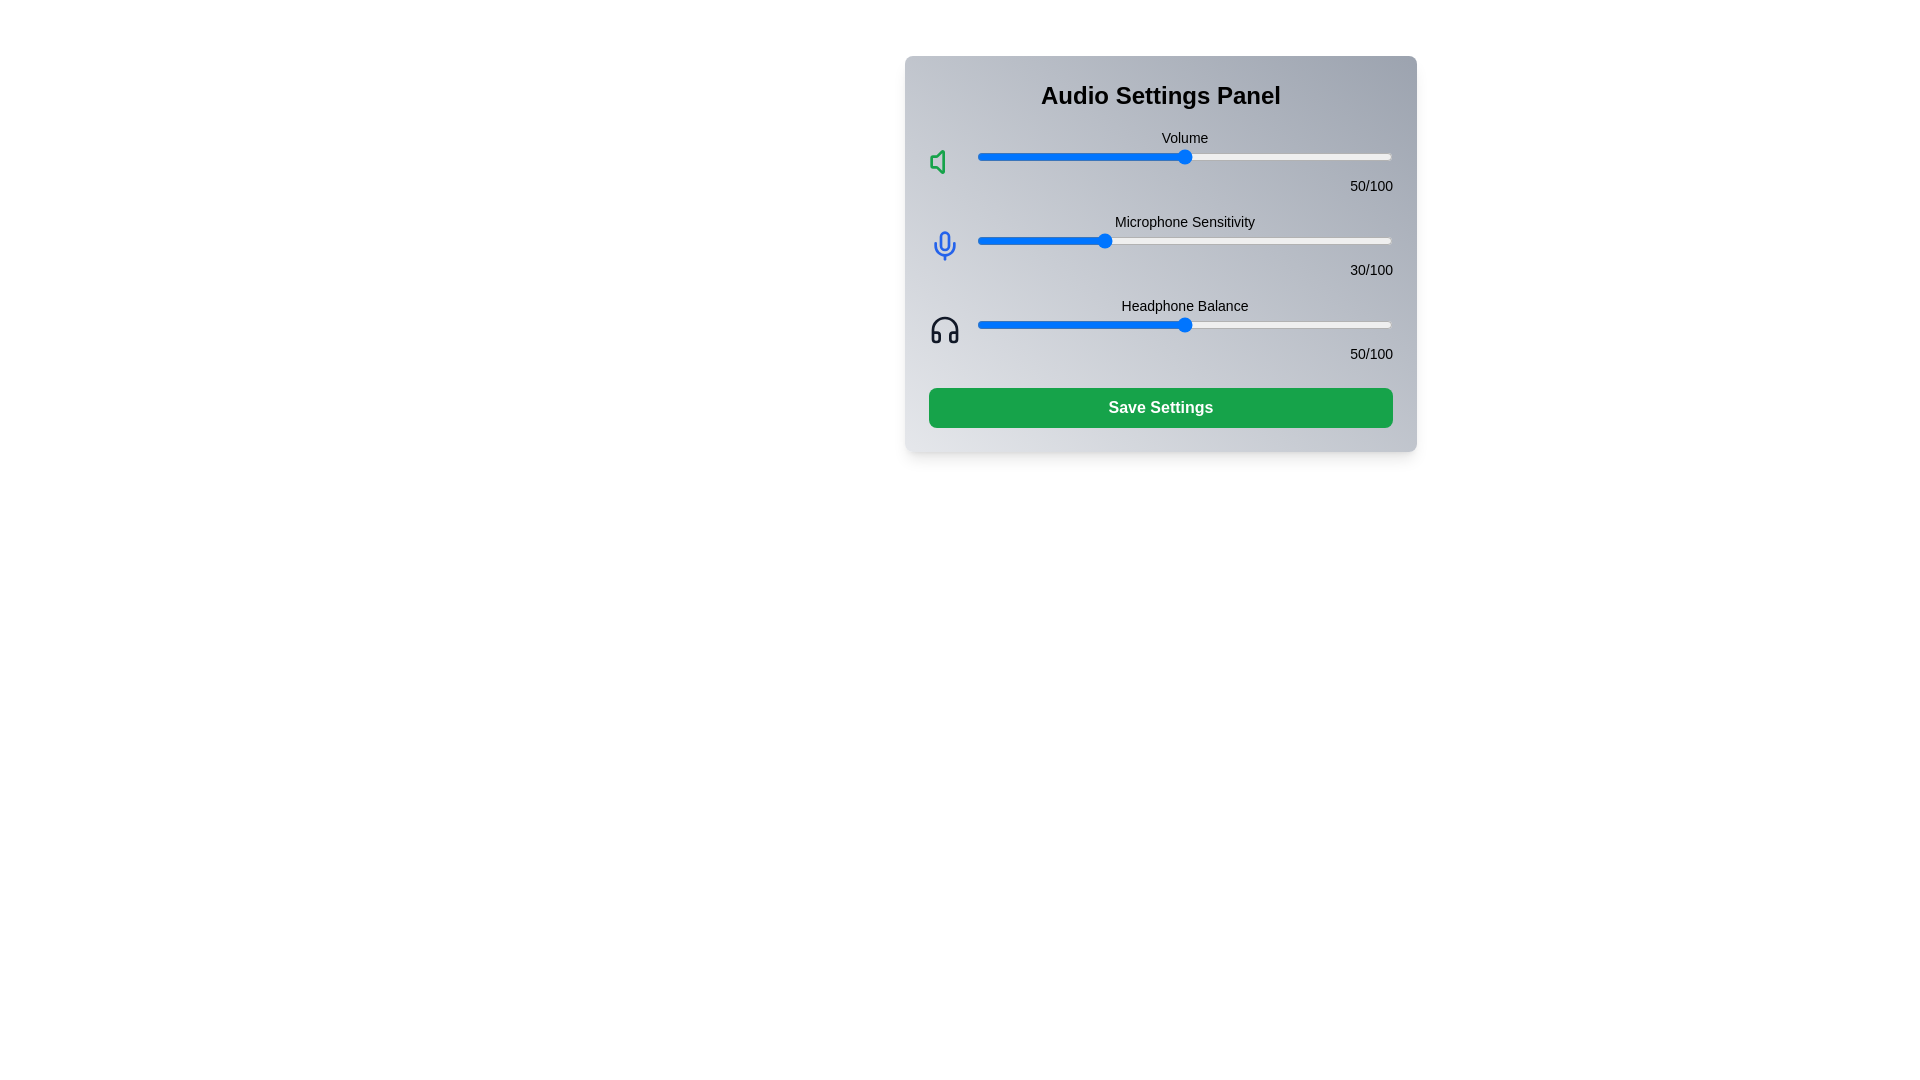 The image size is (1920, 1080). What do you see at coordinates (1050, 156) in the screenshot?
I see `the volume slider` at bounding box center [1050, 156].